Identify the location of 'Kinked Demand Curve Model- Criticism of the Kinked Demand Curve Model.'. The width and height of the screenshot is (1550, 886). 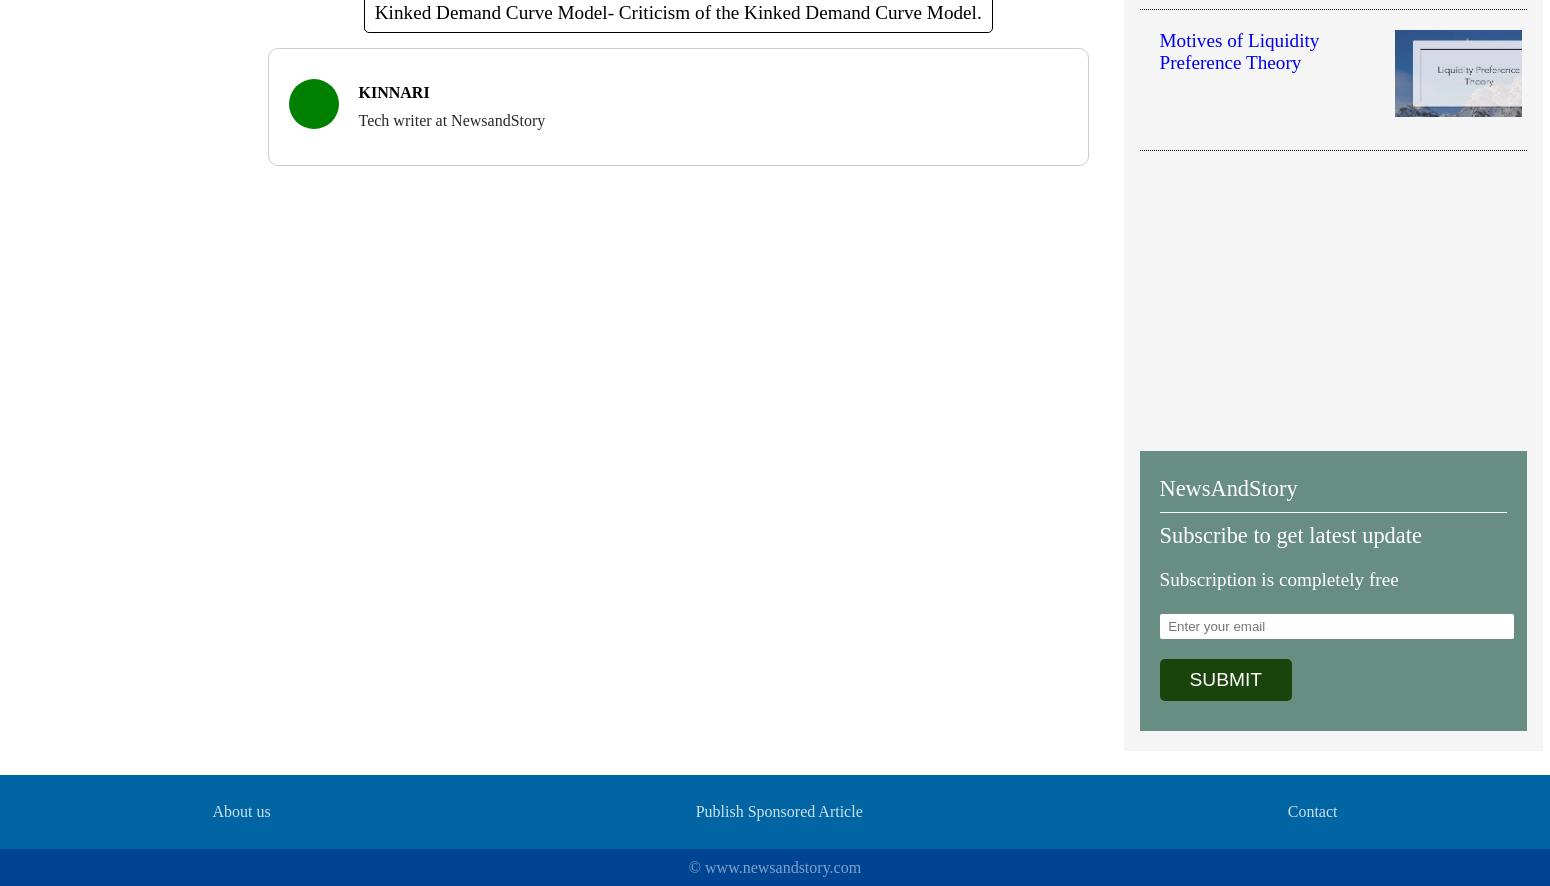
(373, 11).